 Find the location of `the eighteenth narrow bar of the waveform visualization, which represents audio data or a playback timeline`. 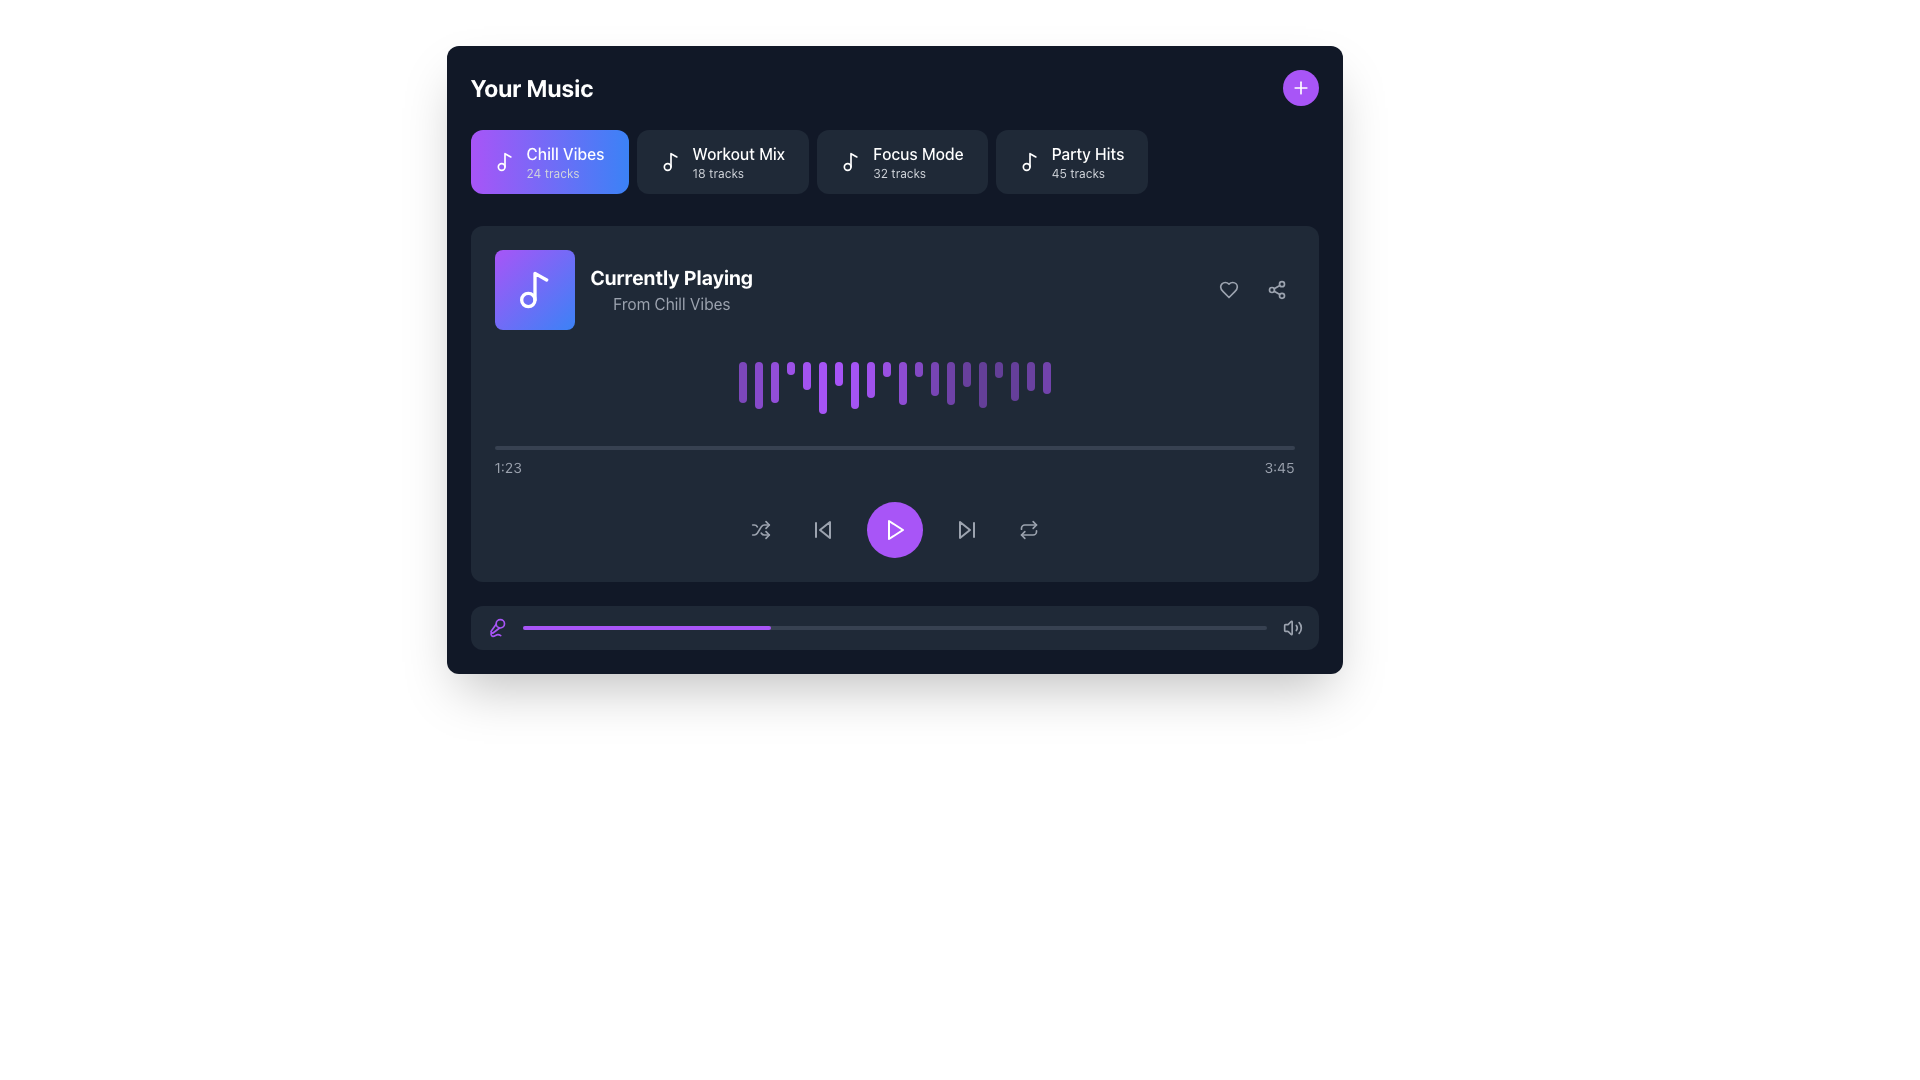

the eighteenth narrow bar of the waveform visualization, which represents audio data or a playback timeline is located at coordinates (1030, 376).